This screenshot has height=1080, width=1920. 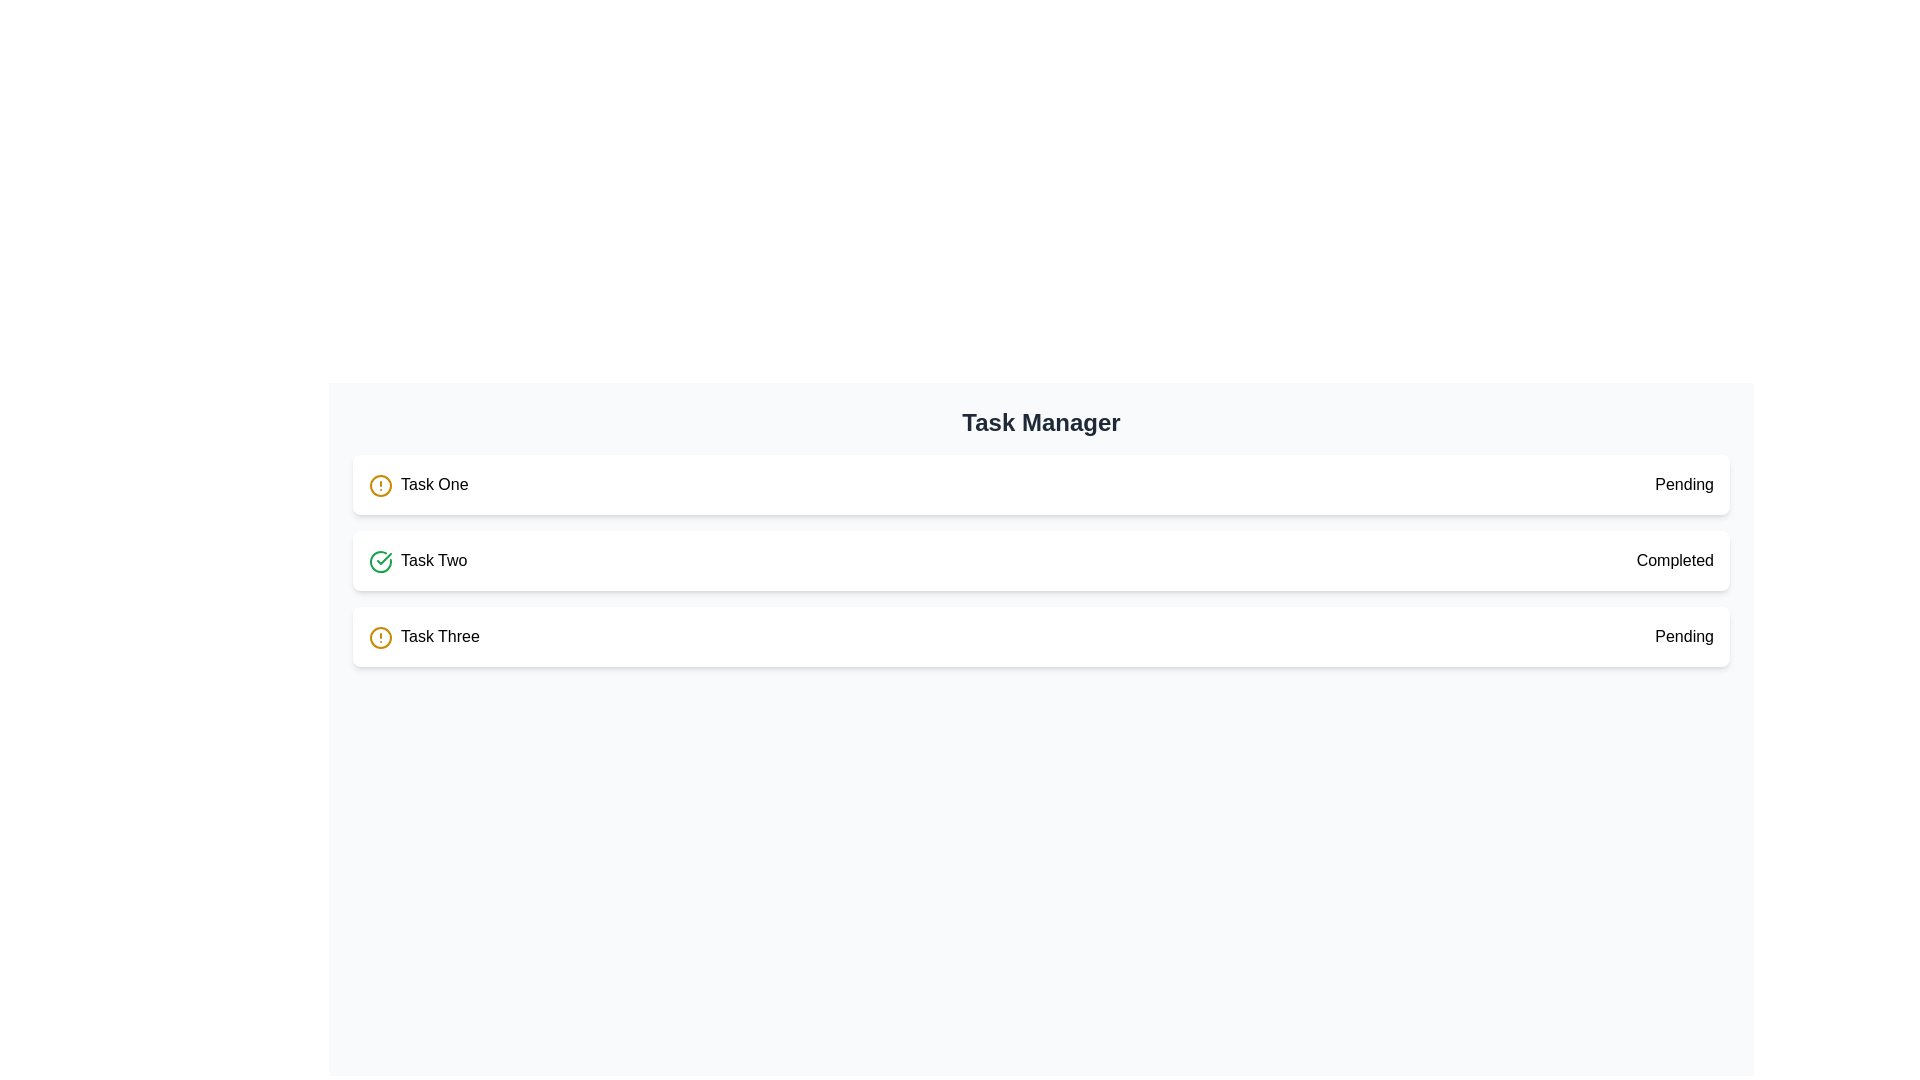 I want to click on the circular outline of the alert icon next to the 'Task One' label in the task list interface, so click(x=380, y=486).